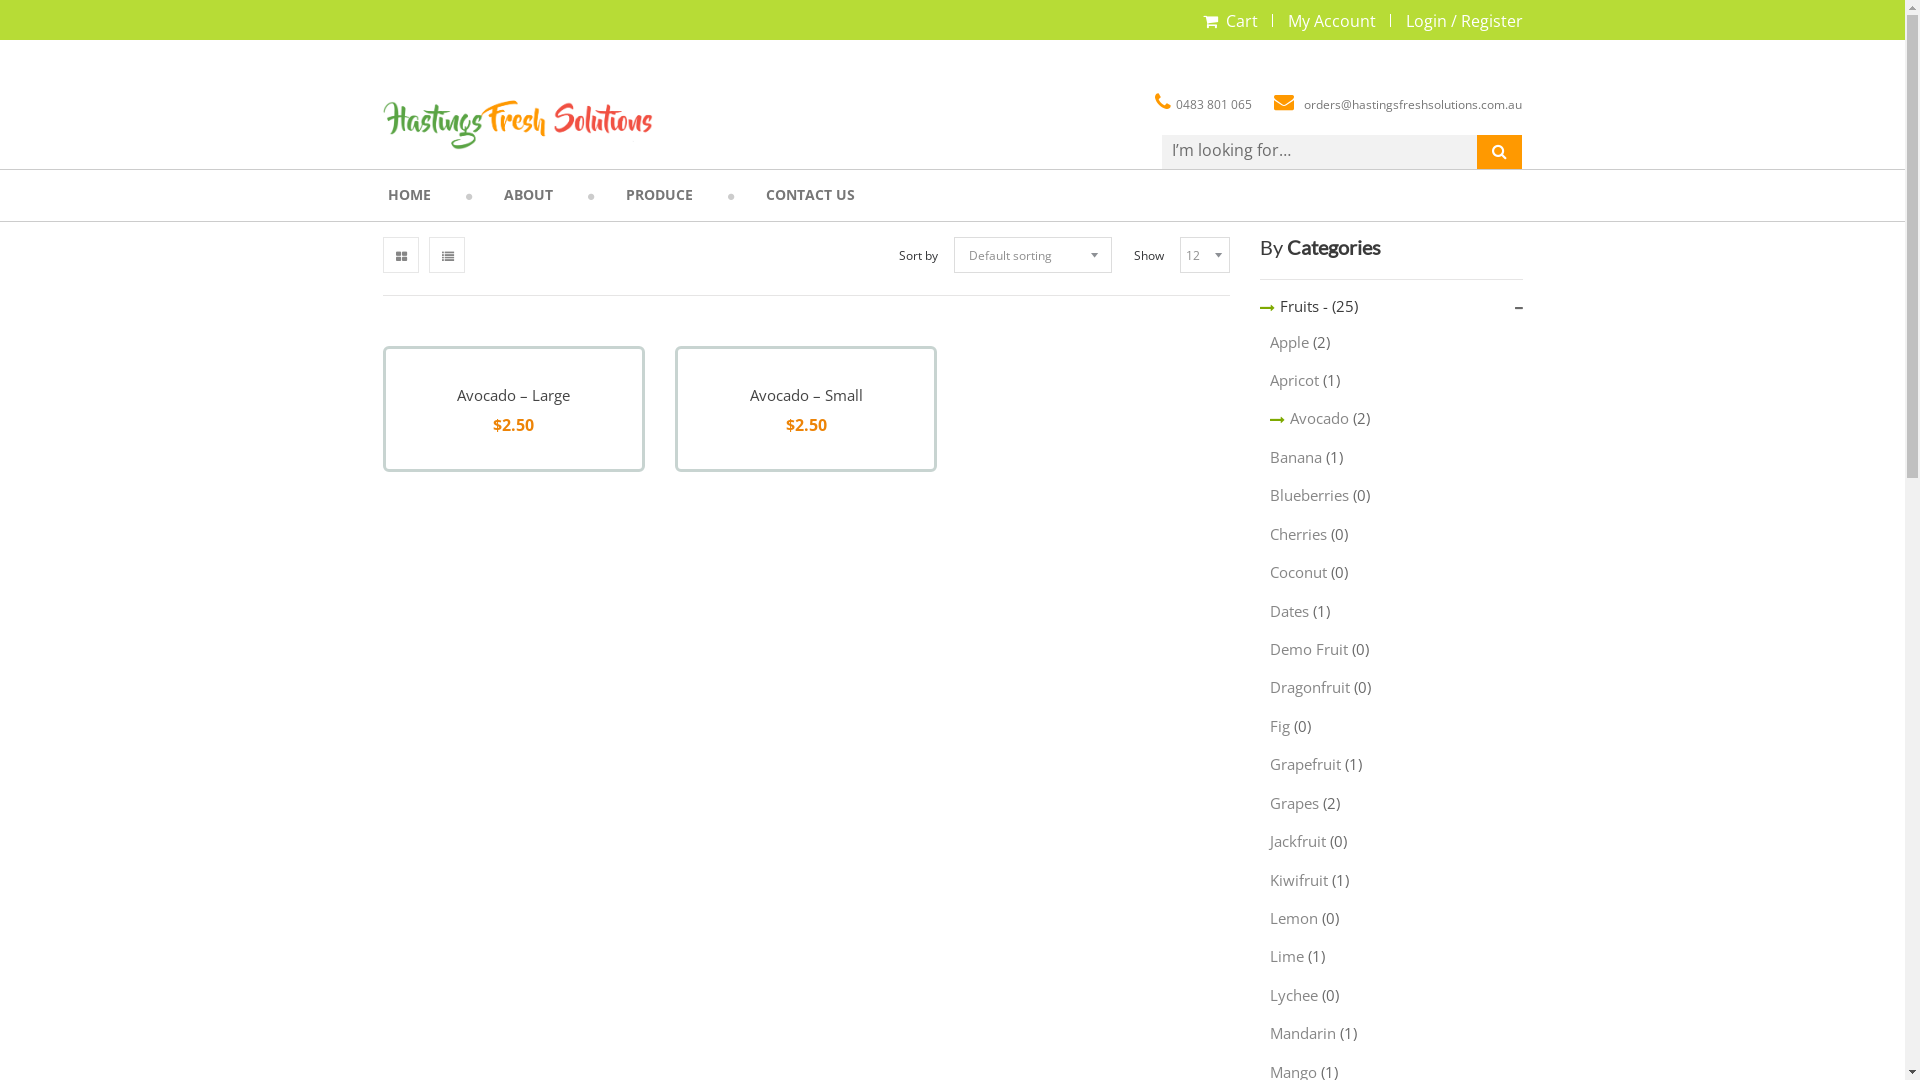 The image size is (1920, 1080). Describe the element at coordinates (1309, 648) in the screenshot. I see `'Demo Fruit'` at that location.